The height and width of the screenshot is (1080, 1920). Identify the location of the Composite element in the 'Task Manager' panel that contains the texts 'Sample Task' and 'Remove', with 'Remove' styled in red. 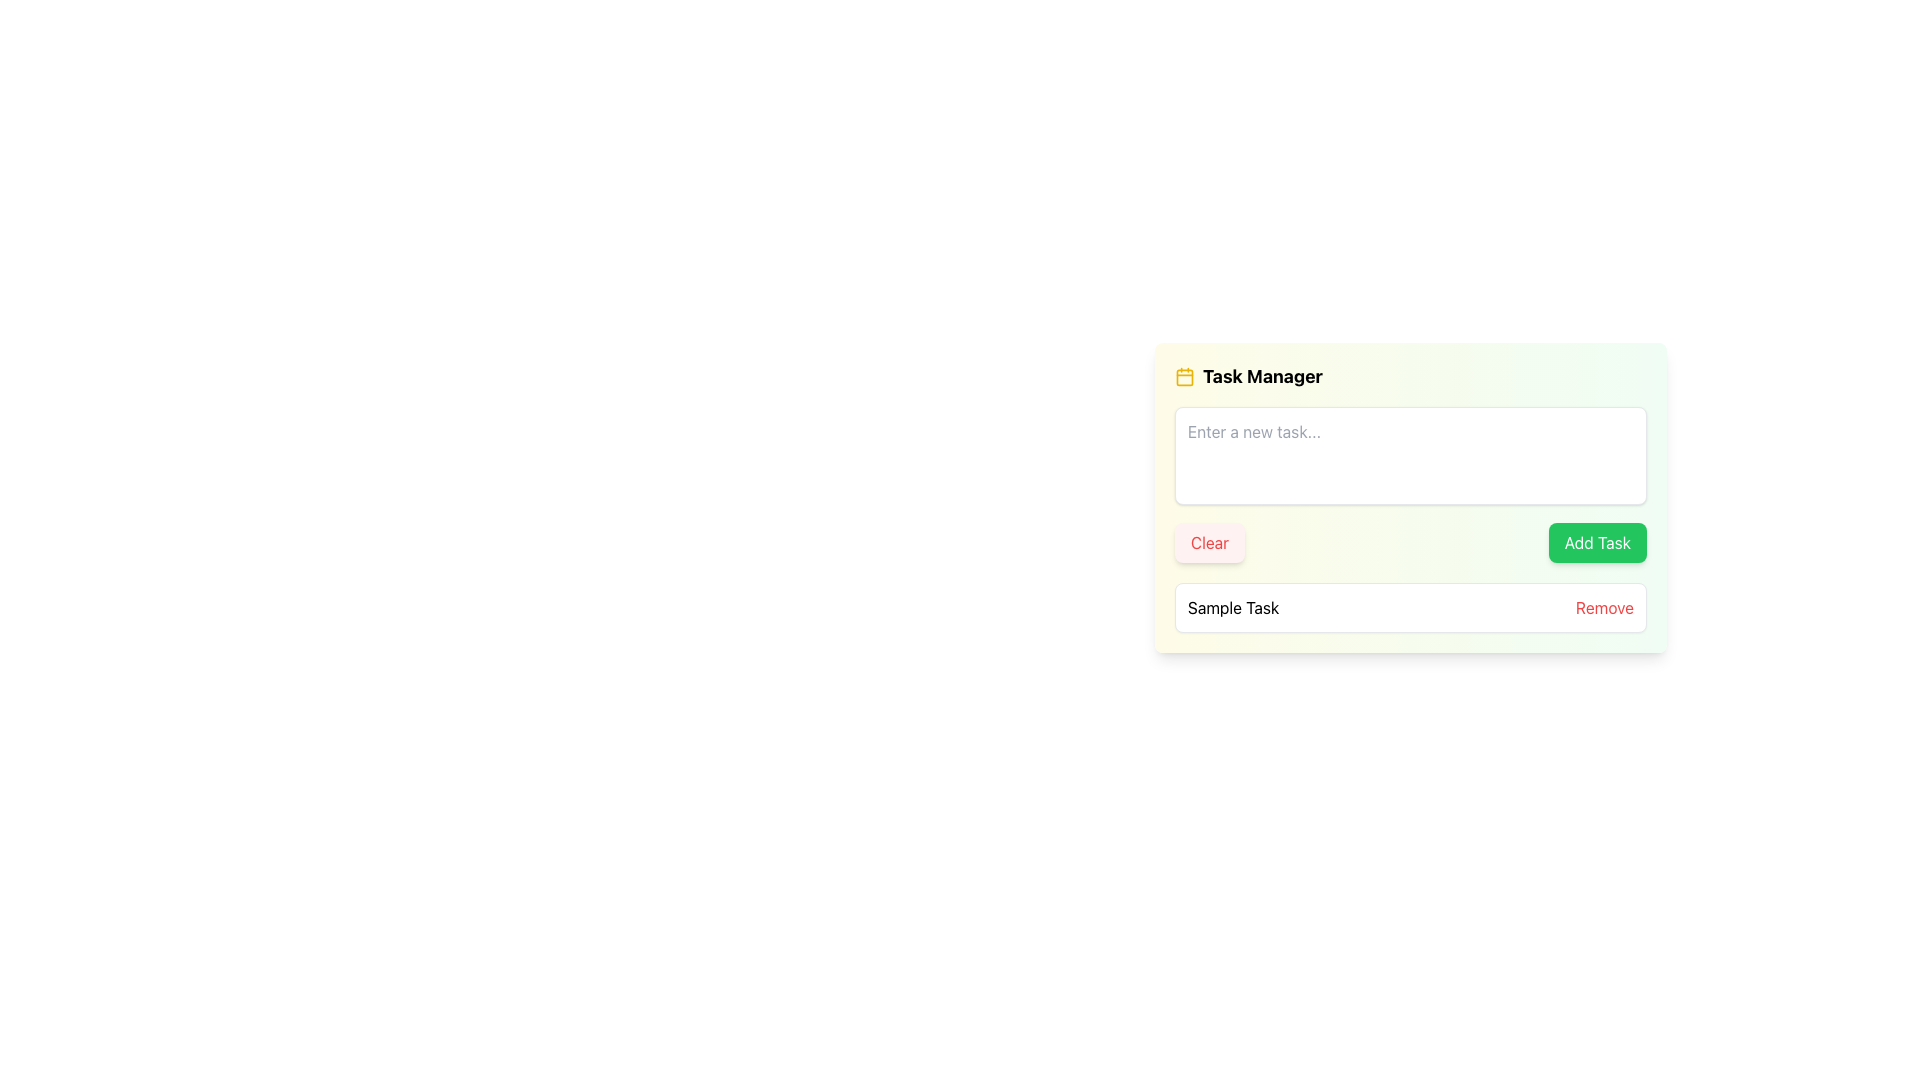
(1410, 607).